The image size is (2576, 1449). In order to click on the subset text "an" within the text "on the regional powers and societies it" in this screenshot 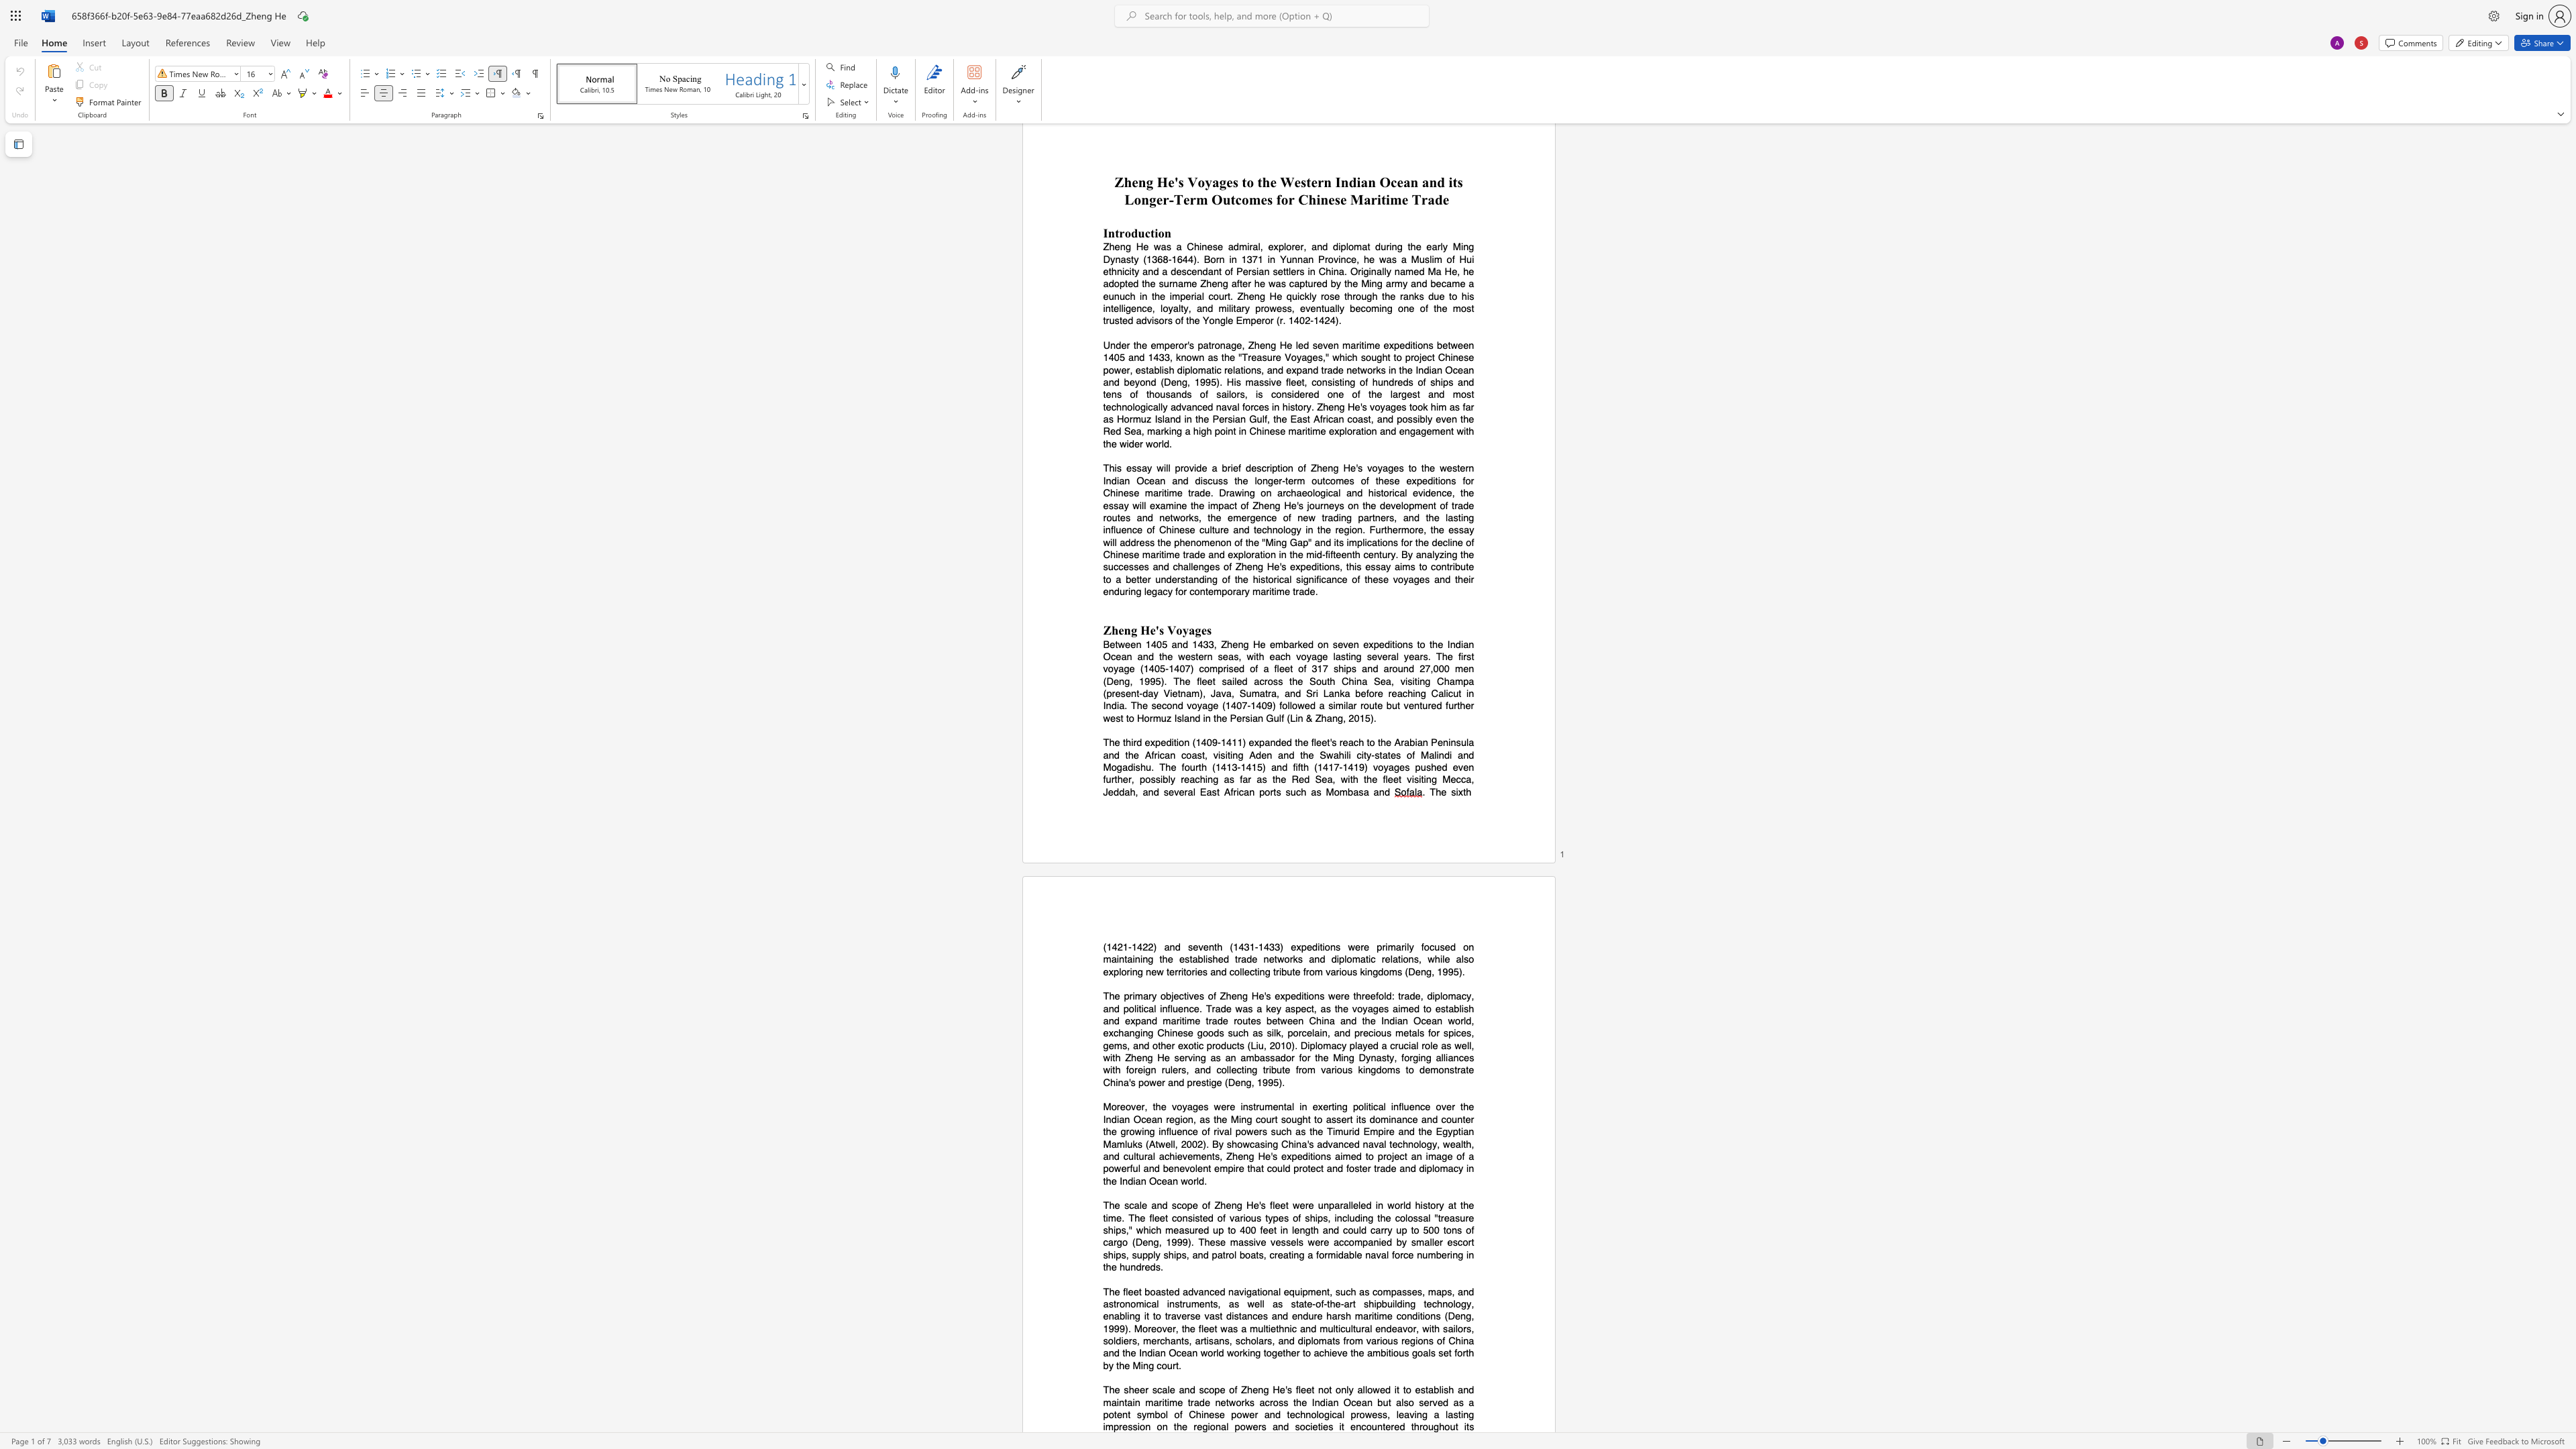, I will do `click(1271, 1426)`.